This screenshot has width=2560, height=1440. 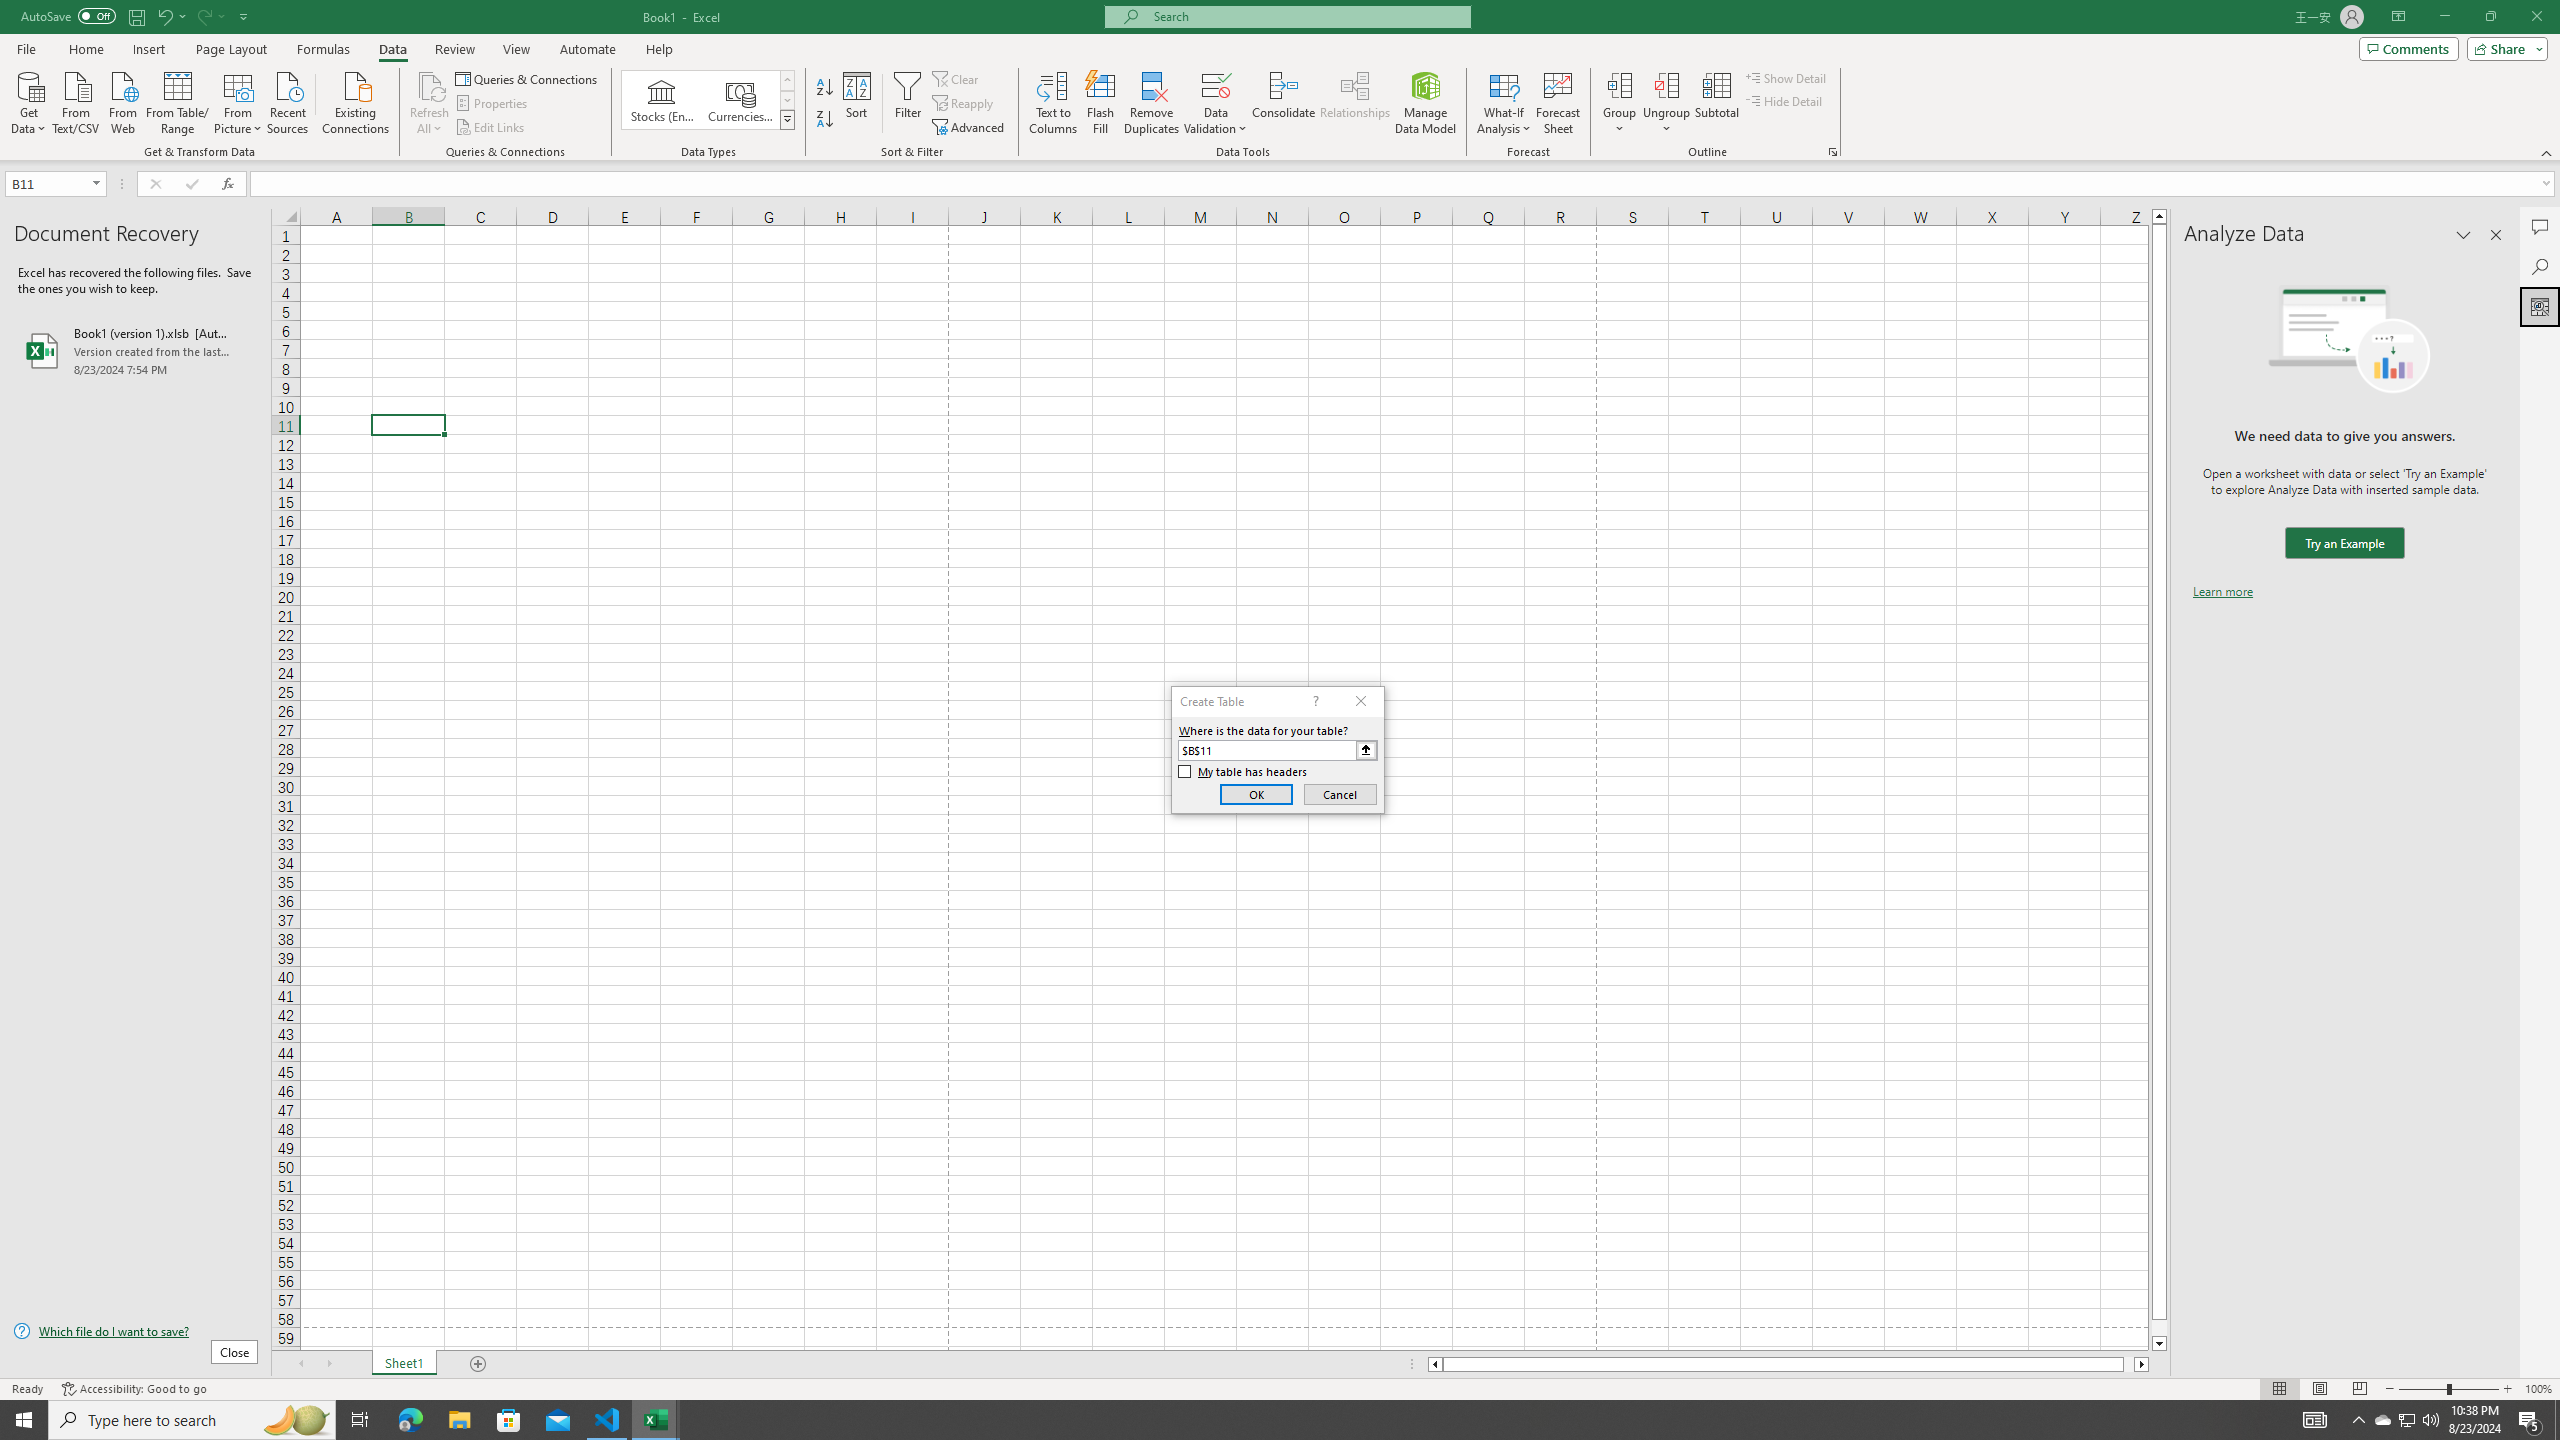 What do you see at coordinates (1283, 103) in the screenshot?
I see `'Consolidate...'` at bounding box center [1283, 103].